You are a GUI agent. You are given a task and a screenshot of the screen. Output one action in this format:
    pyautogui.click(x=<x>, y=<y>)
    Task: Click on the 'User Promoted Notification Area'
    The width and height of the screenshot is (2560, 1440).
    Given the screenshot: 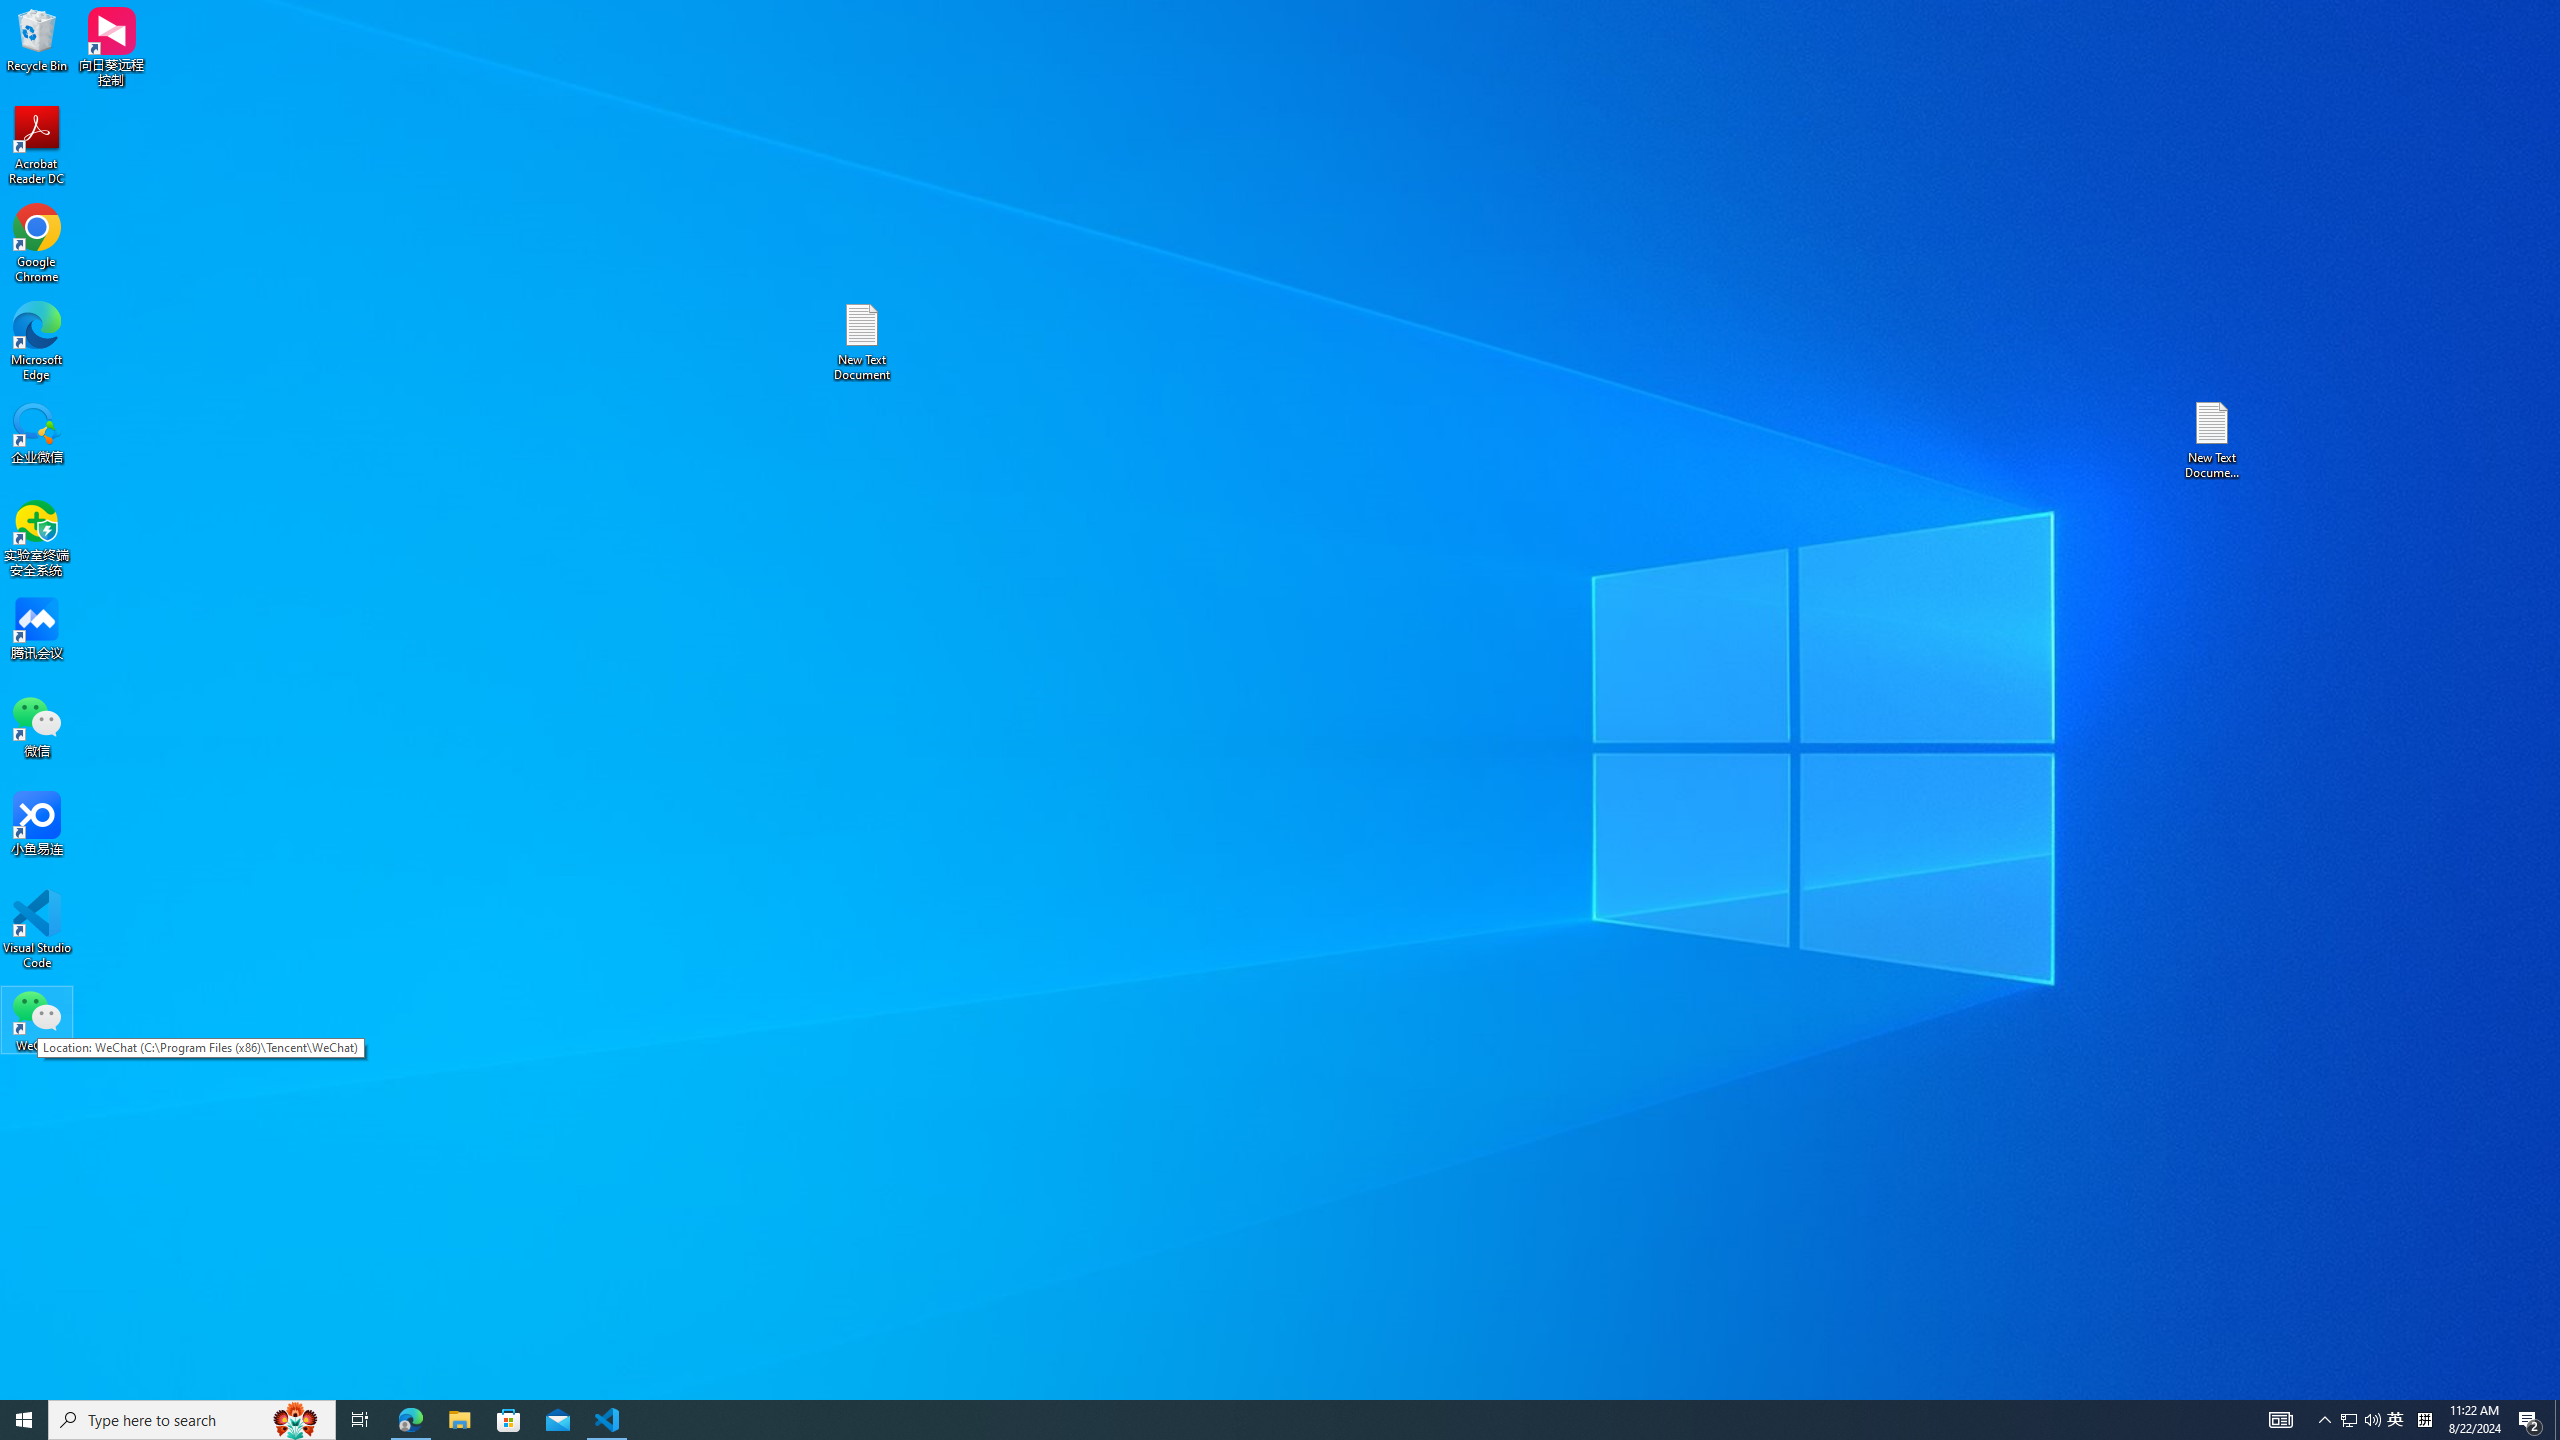 What is the action you would take?
    pyautogui.click(x=2396, y=1418)
    